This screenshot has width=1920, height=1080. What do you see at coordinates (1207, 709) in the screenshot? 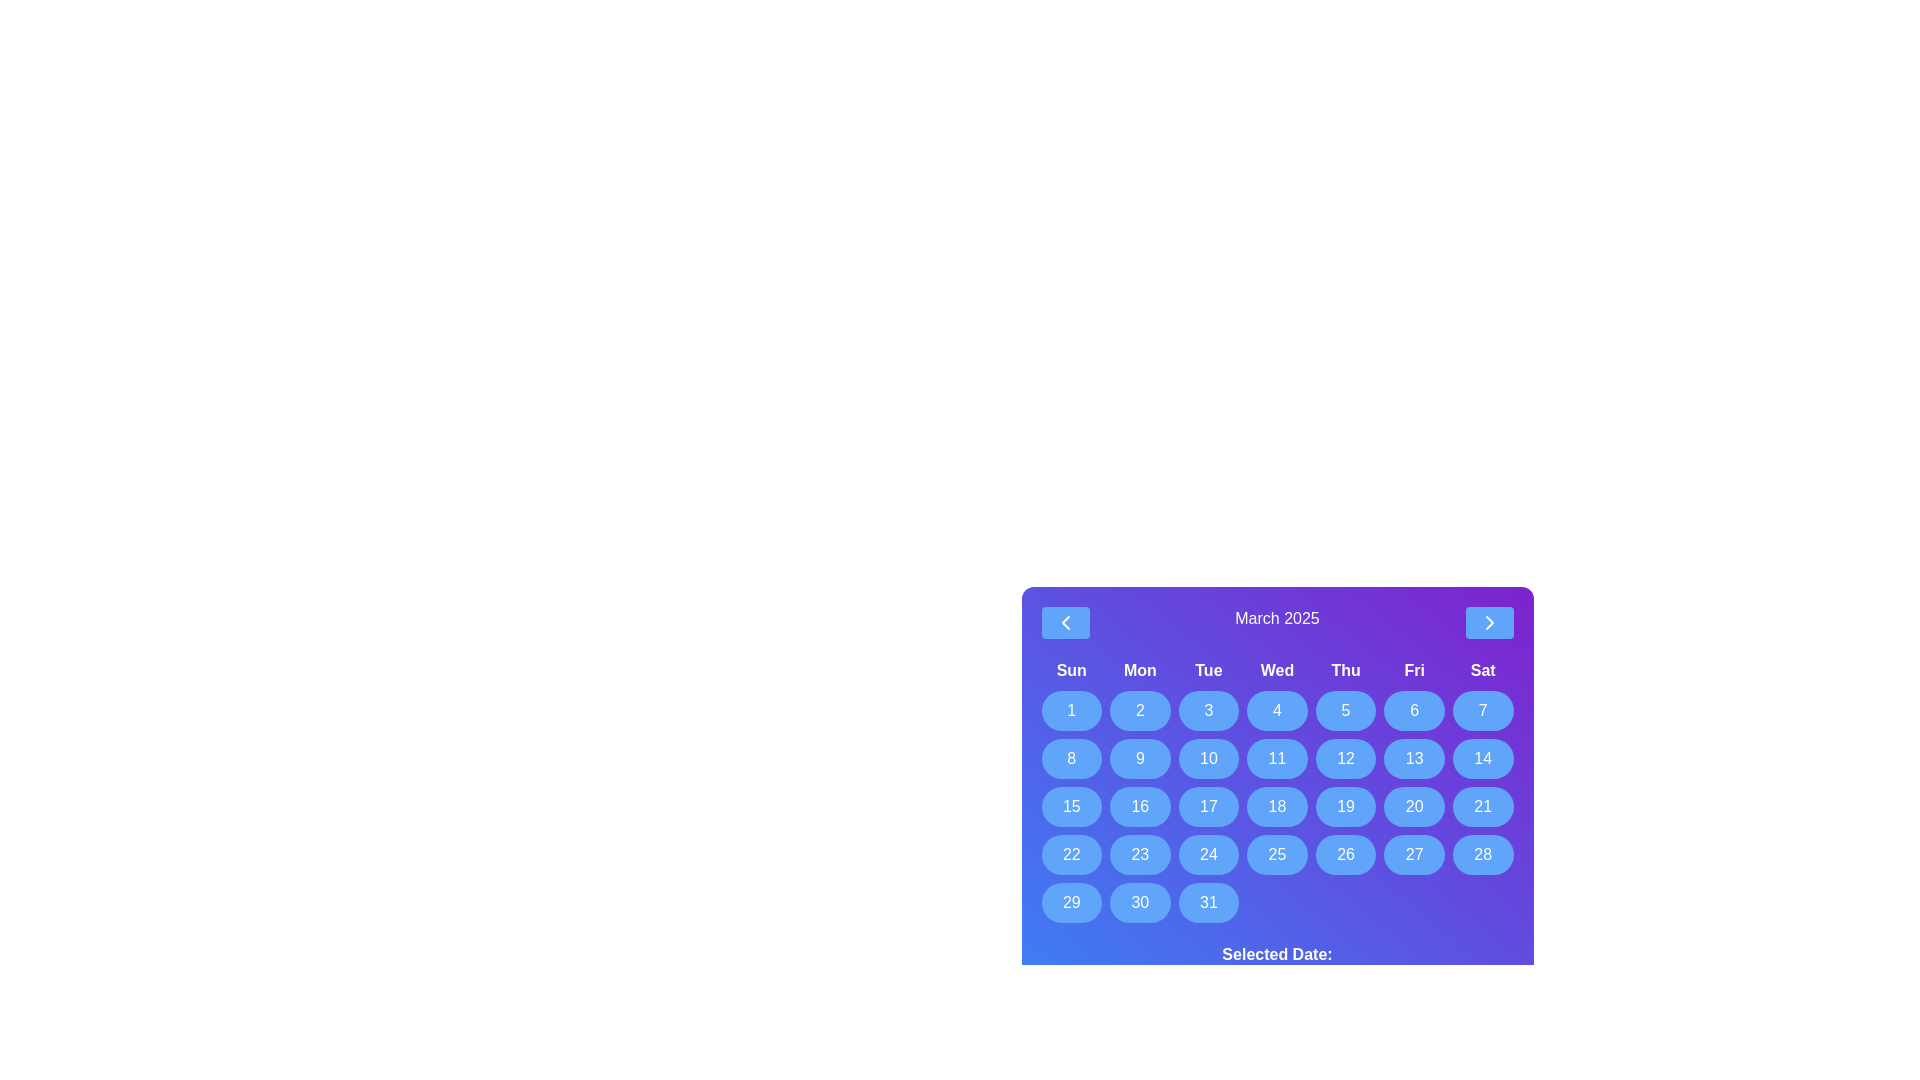
I see `the rounded blue button with a white number '3' centered inside` at bounding box center [1207, 709].